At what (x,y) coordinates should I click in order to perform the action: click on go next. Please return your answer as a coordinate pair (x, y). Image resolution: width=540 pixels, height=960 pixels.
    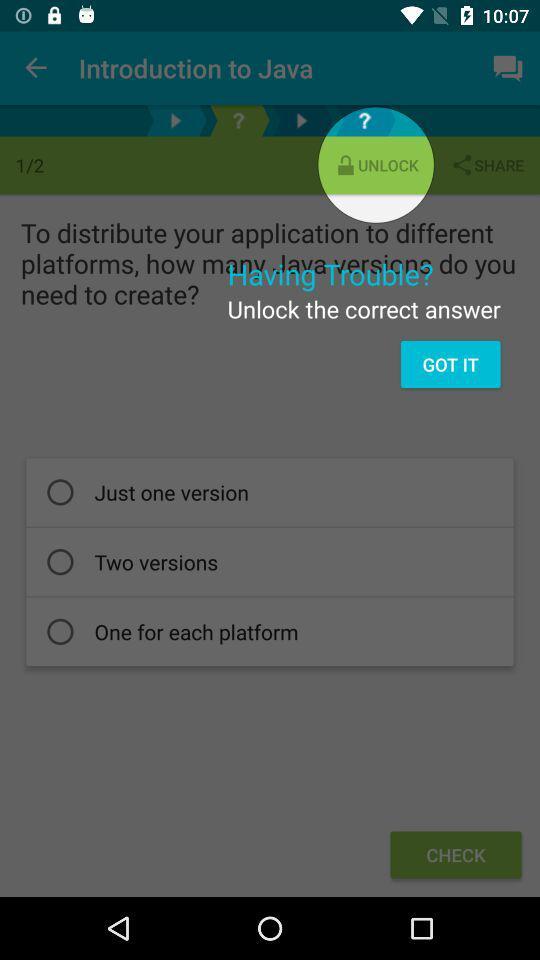
    Looking at the image, I should click on (300, 120).